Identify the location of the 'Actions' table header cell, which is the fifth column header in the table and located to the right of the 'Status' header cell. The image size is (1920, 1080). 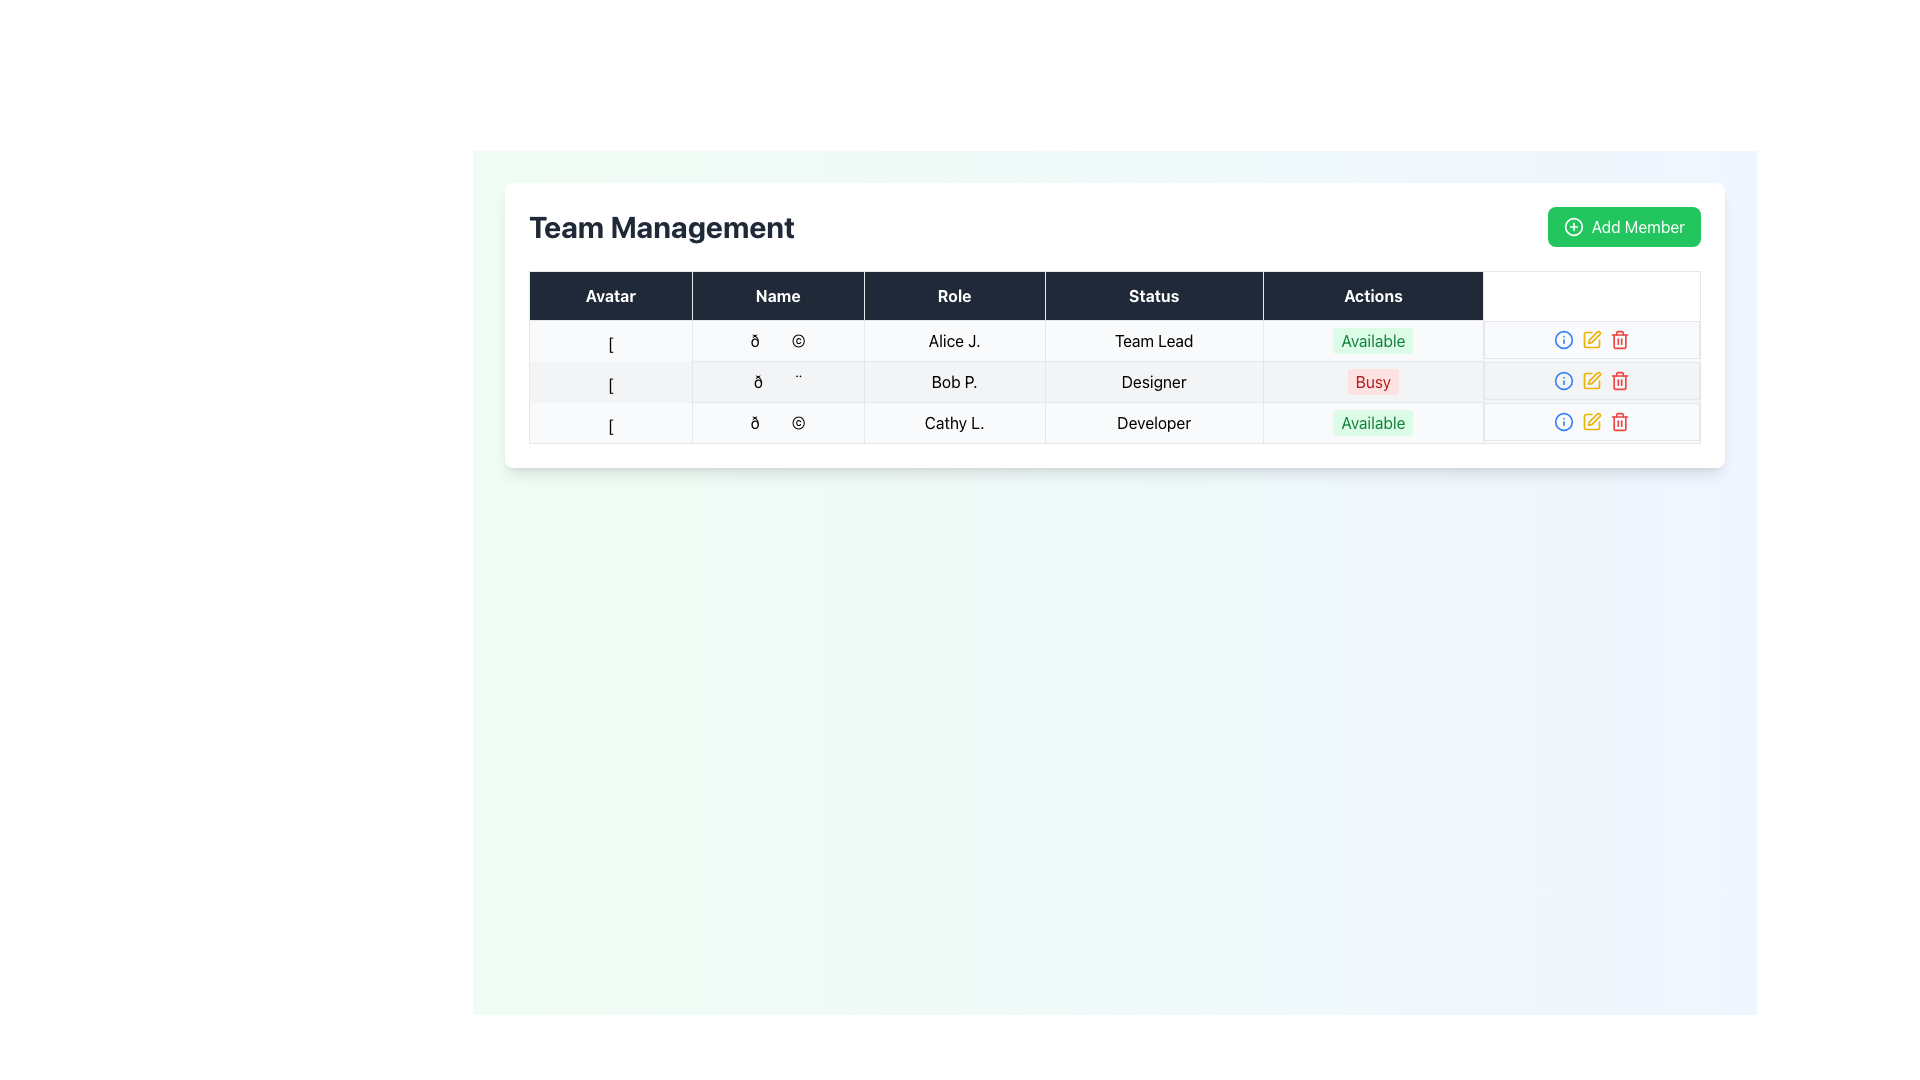
(1372, 296).